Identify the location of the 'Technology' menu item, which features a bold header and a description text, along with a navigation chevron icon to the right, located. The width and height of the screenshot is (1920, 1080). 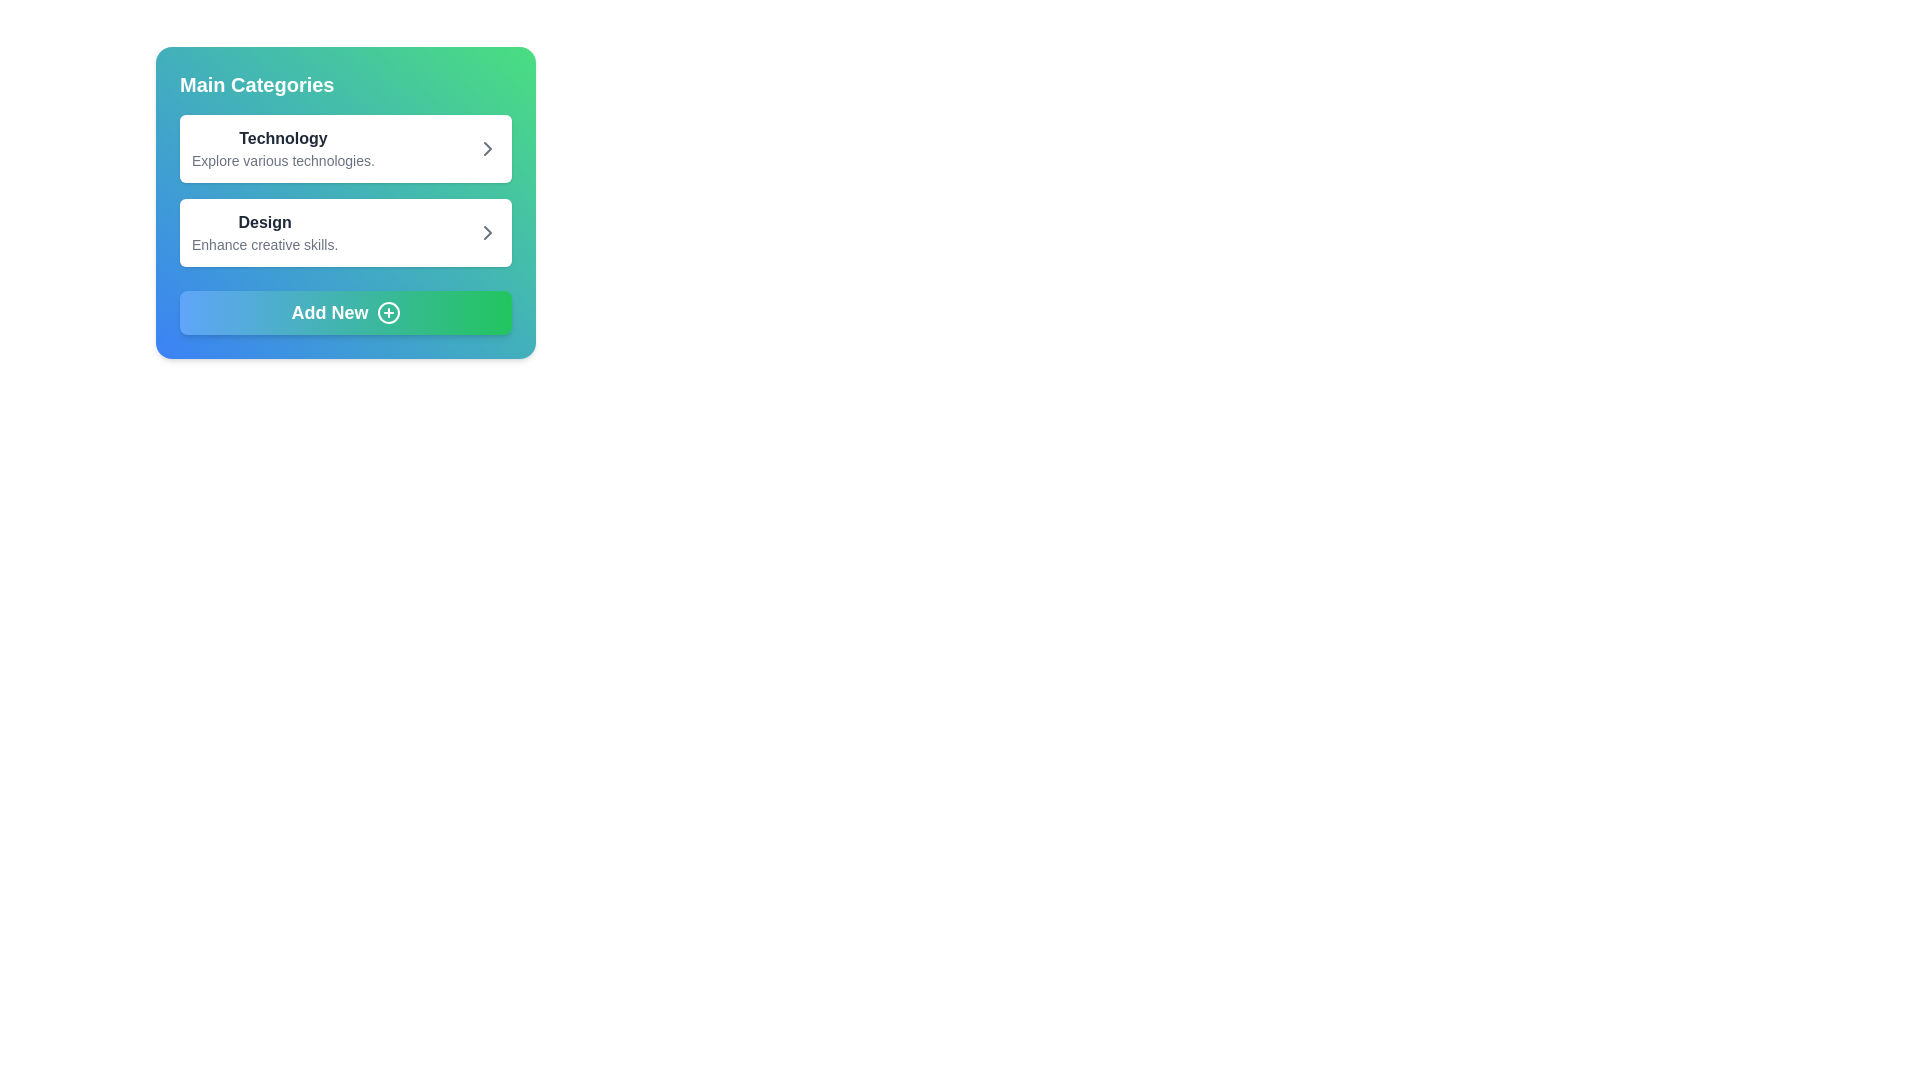
(345, 148).